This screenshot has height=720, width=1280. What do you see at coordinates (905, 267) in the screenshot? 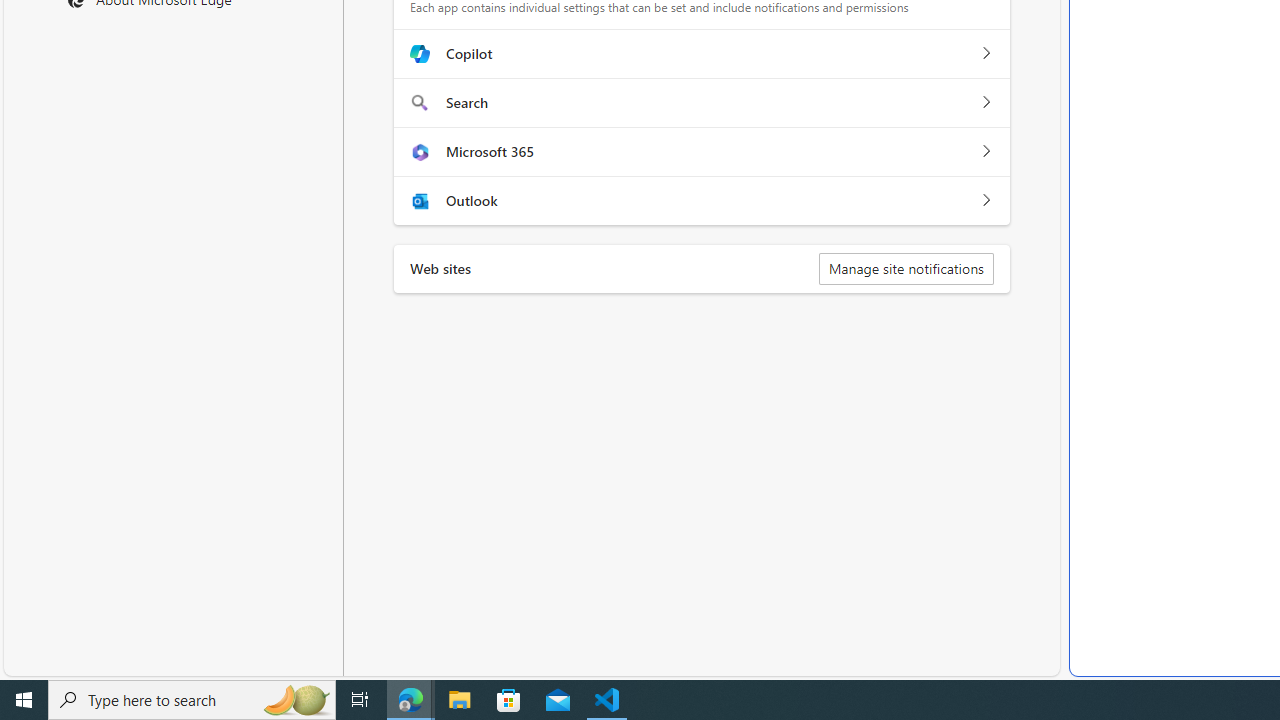
I see `'Manage site notifications'` at bounding box center [905, 267].